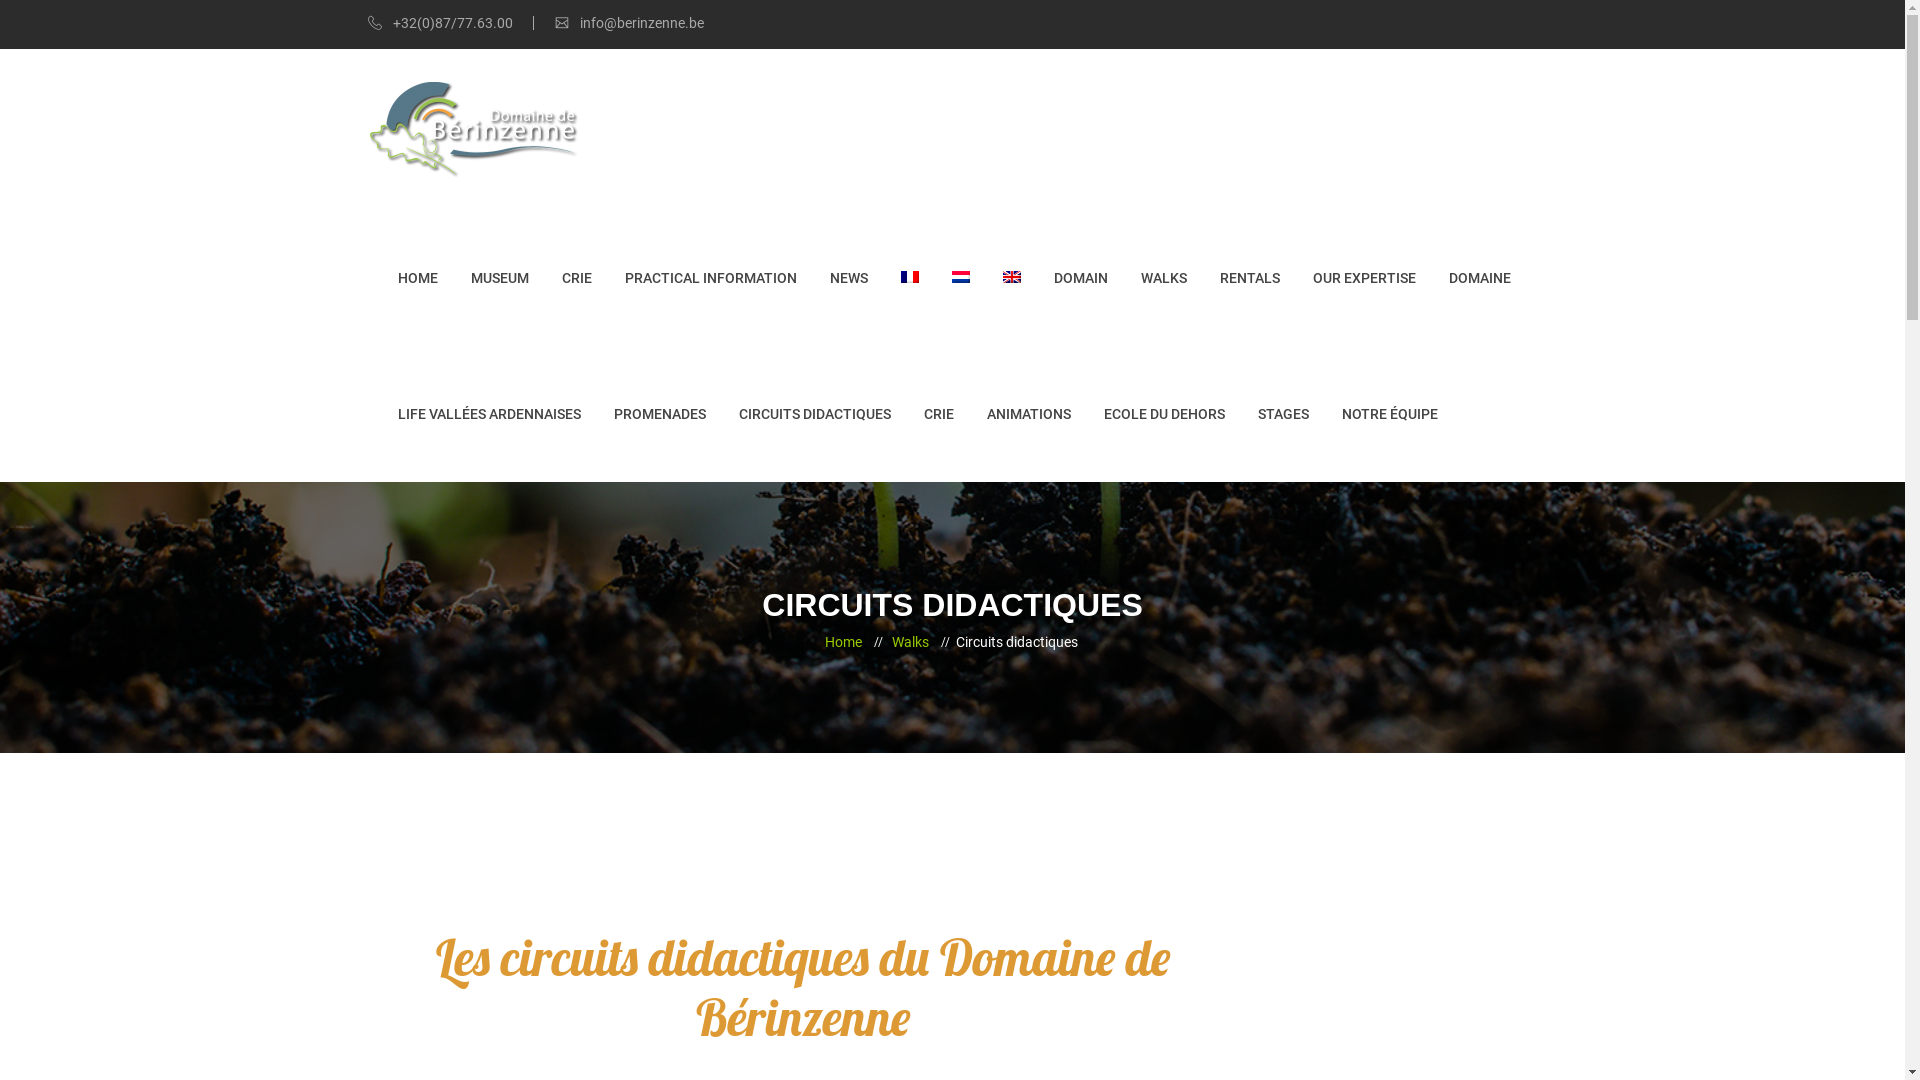 The height and width of the screenshot is (1080, 1920). I want to click on 'OUR EXPERTISE', so click(1362, 277).